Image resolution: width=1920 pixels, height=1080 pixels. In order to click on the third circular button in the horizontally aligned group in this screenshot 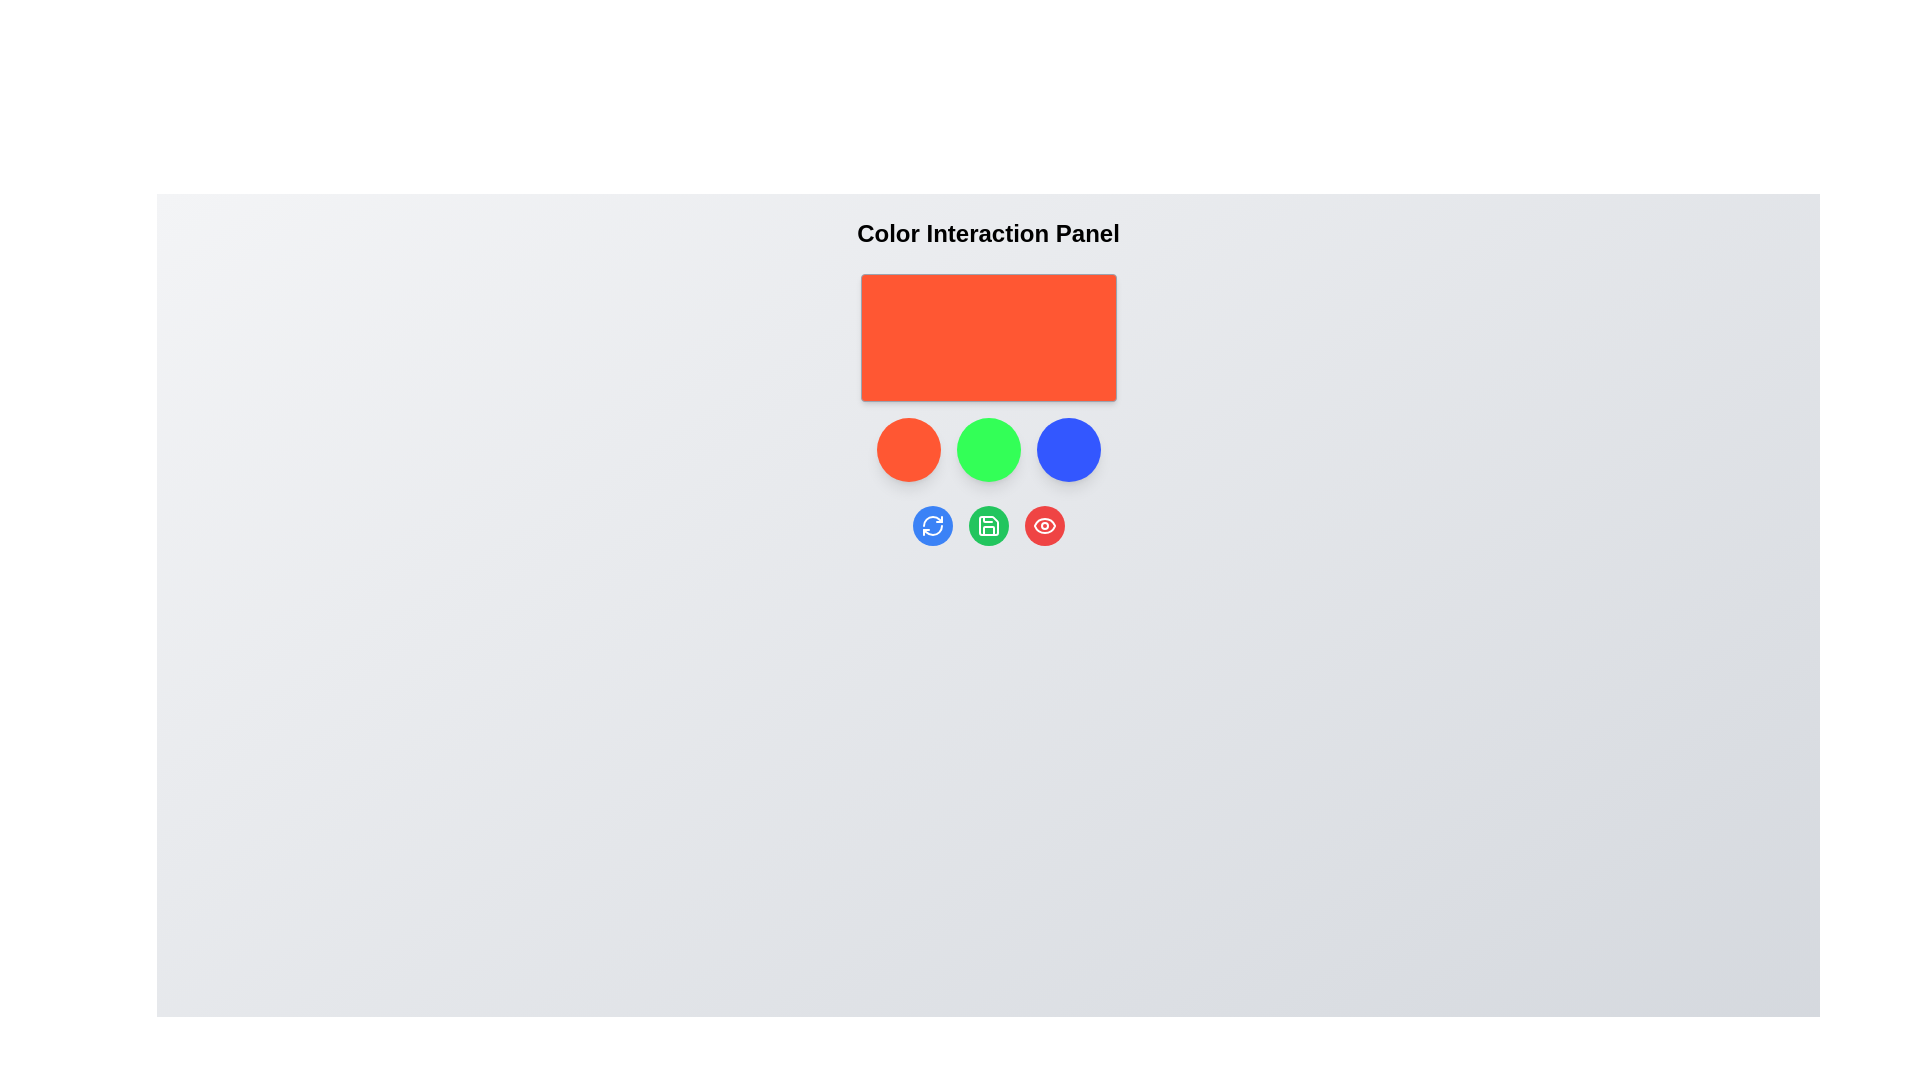, I will do `click(1067, 450)`.